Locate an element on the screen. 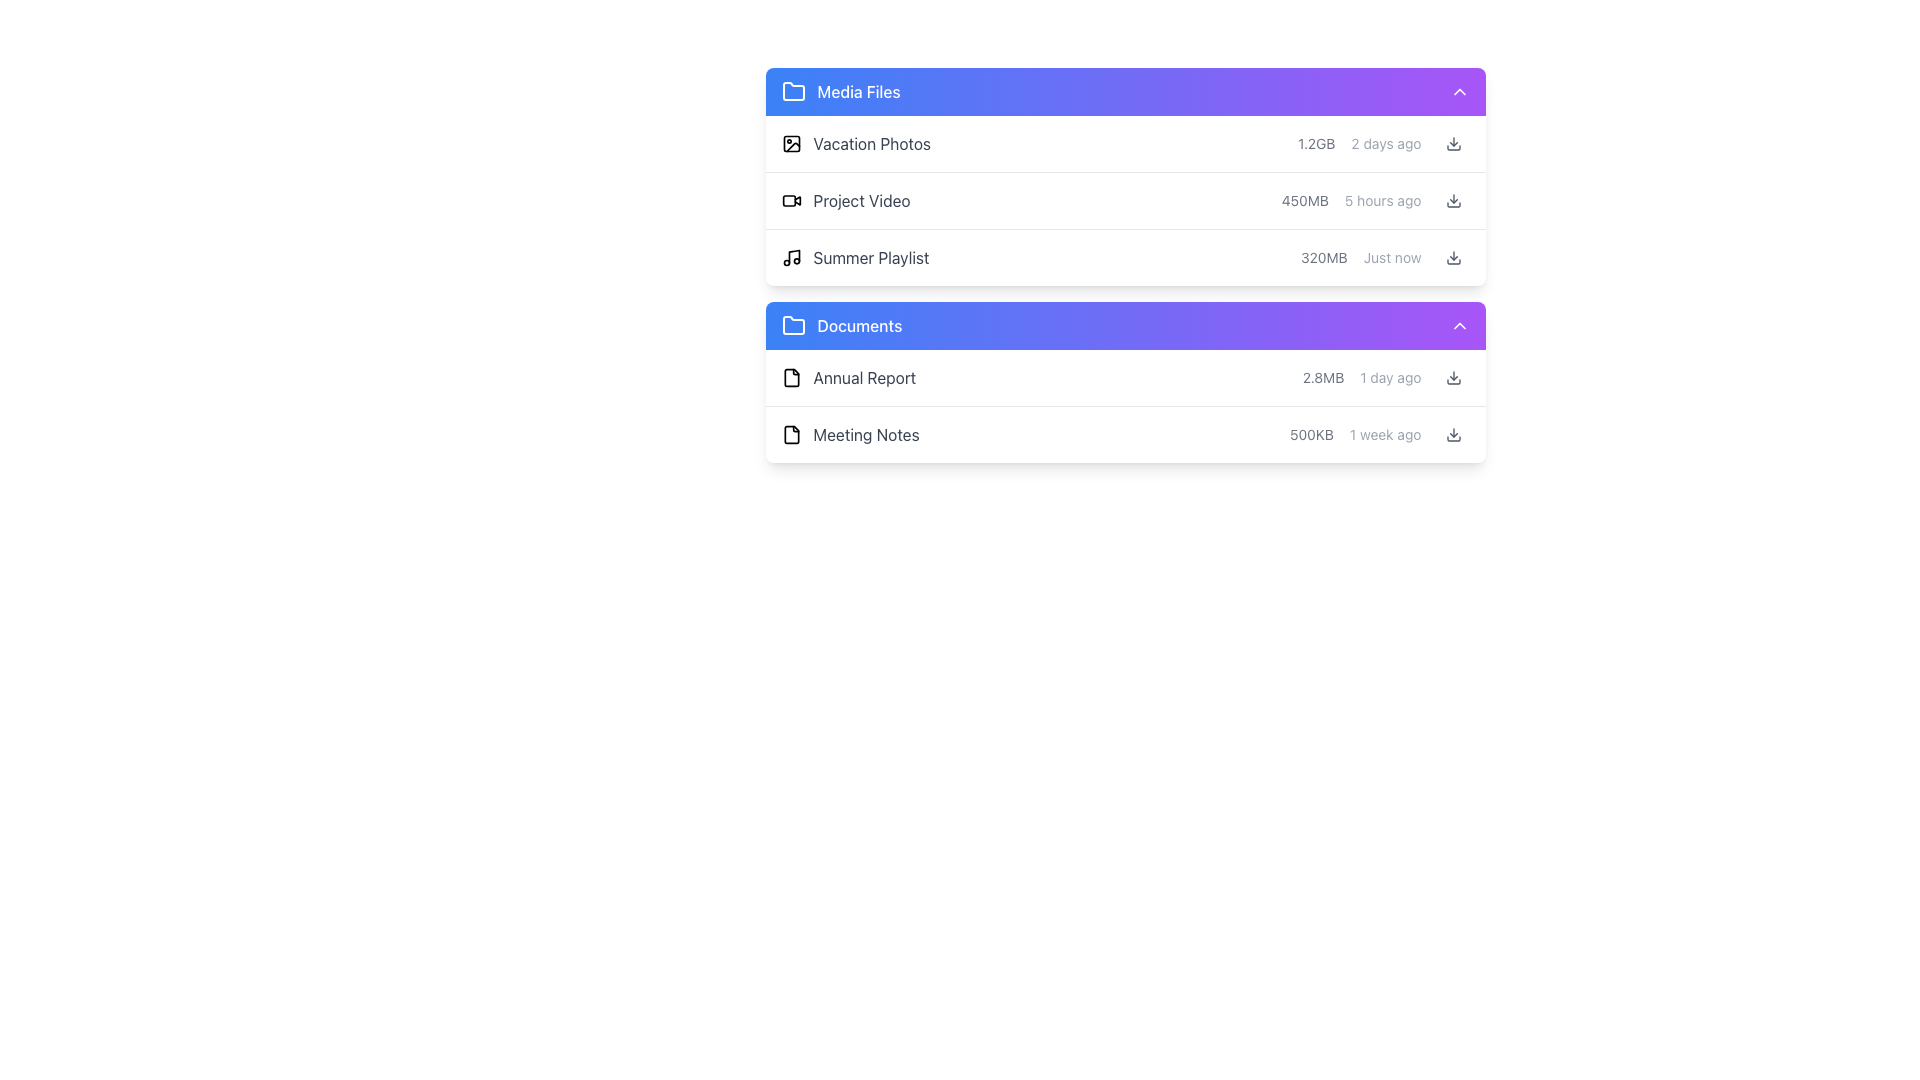 The width and height of the screenshot is (1920, 1080). the 'Documents' folder icon, which is located at the leftmost side of the 'Documents' row in the second section of the displayed panel is located at coordinates (792, 325).